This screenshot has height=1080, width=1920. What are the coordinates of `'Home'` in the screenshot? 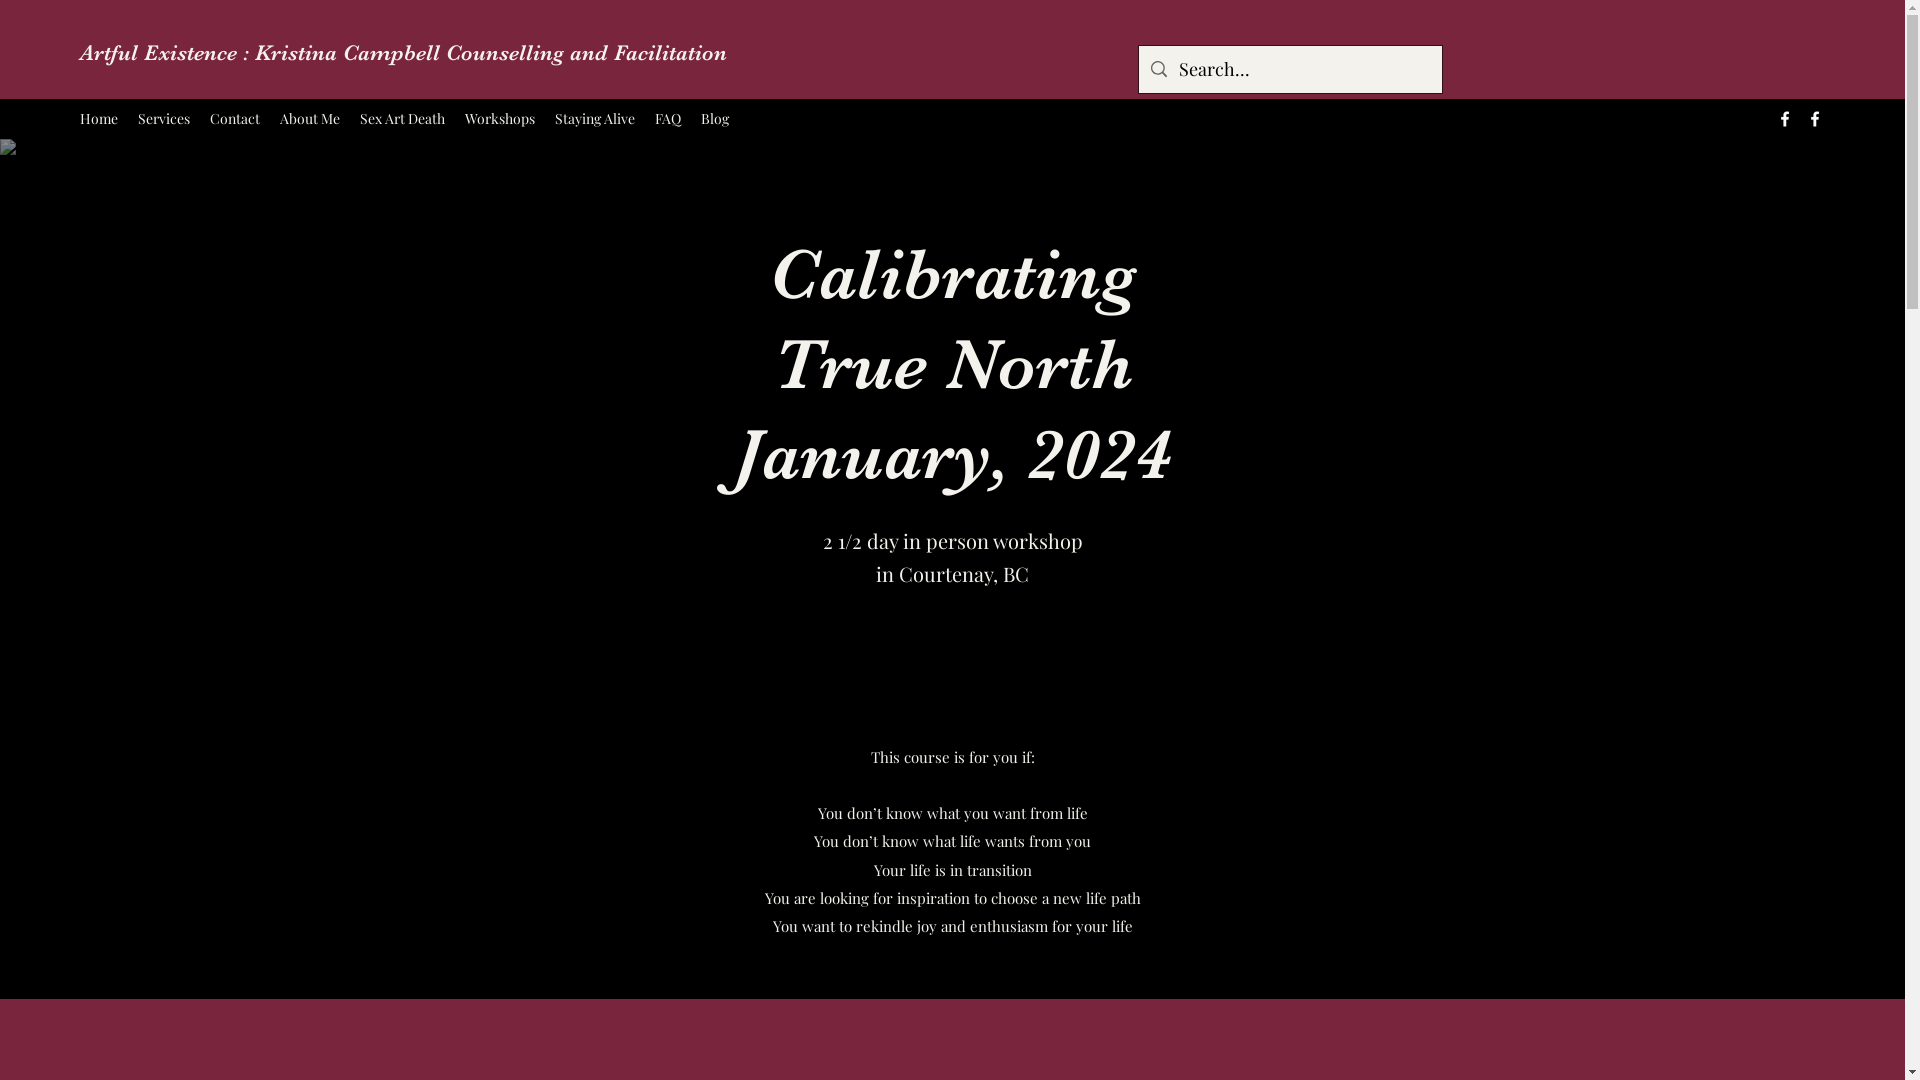 It's located at (98, 119).